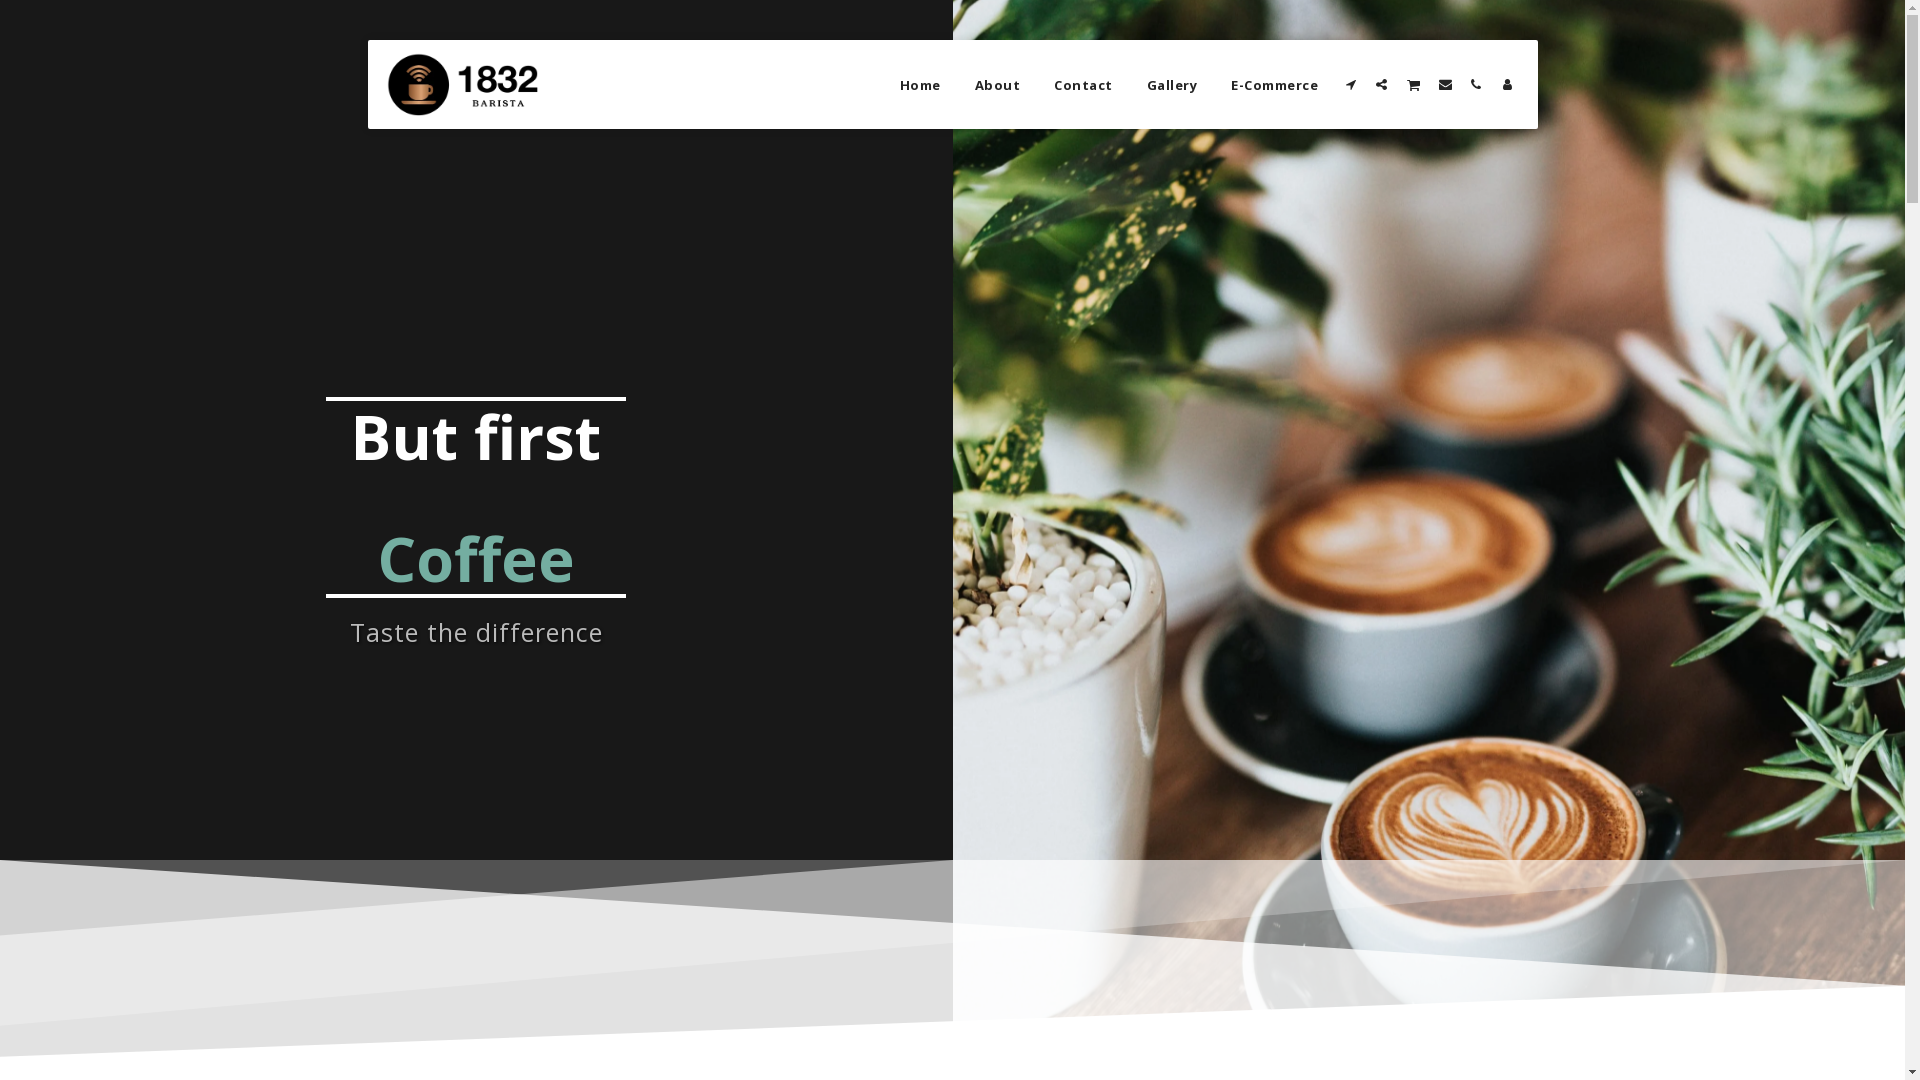 The height and width of the screenshot is (1080, 1920). Describe the element at coordinates (998, 83) in the screenshot. I see `'About'` at that location.